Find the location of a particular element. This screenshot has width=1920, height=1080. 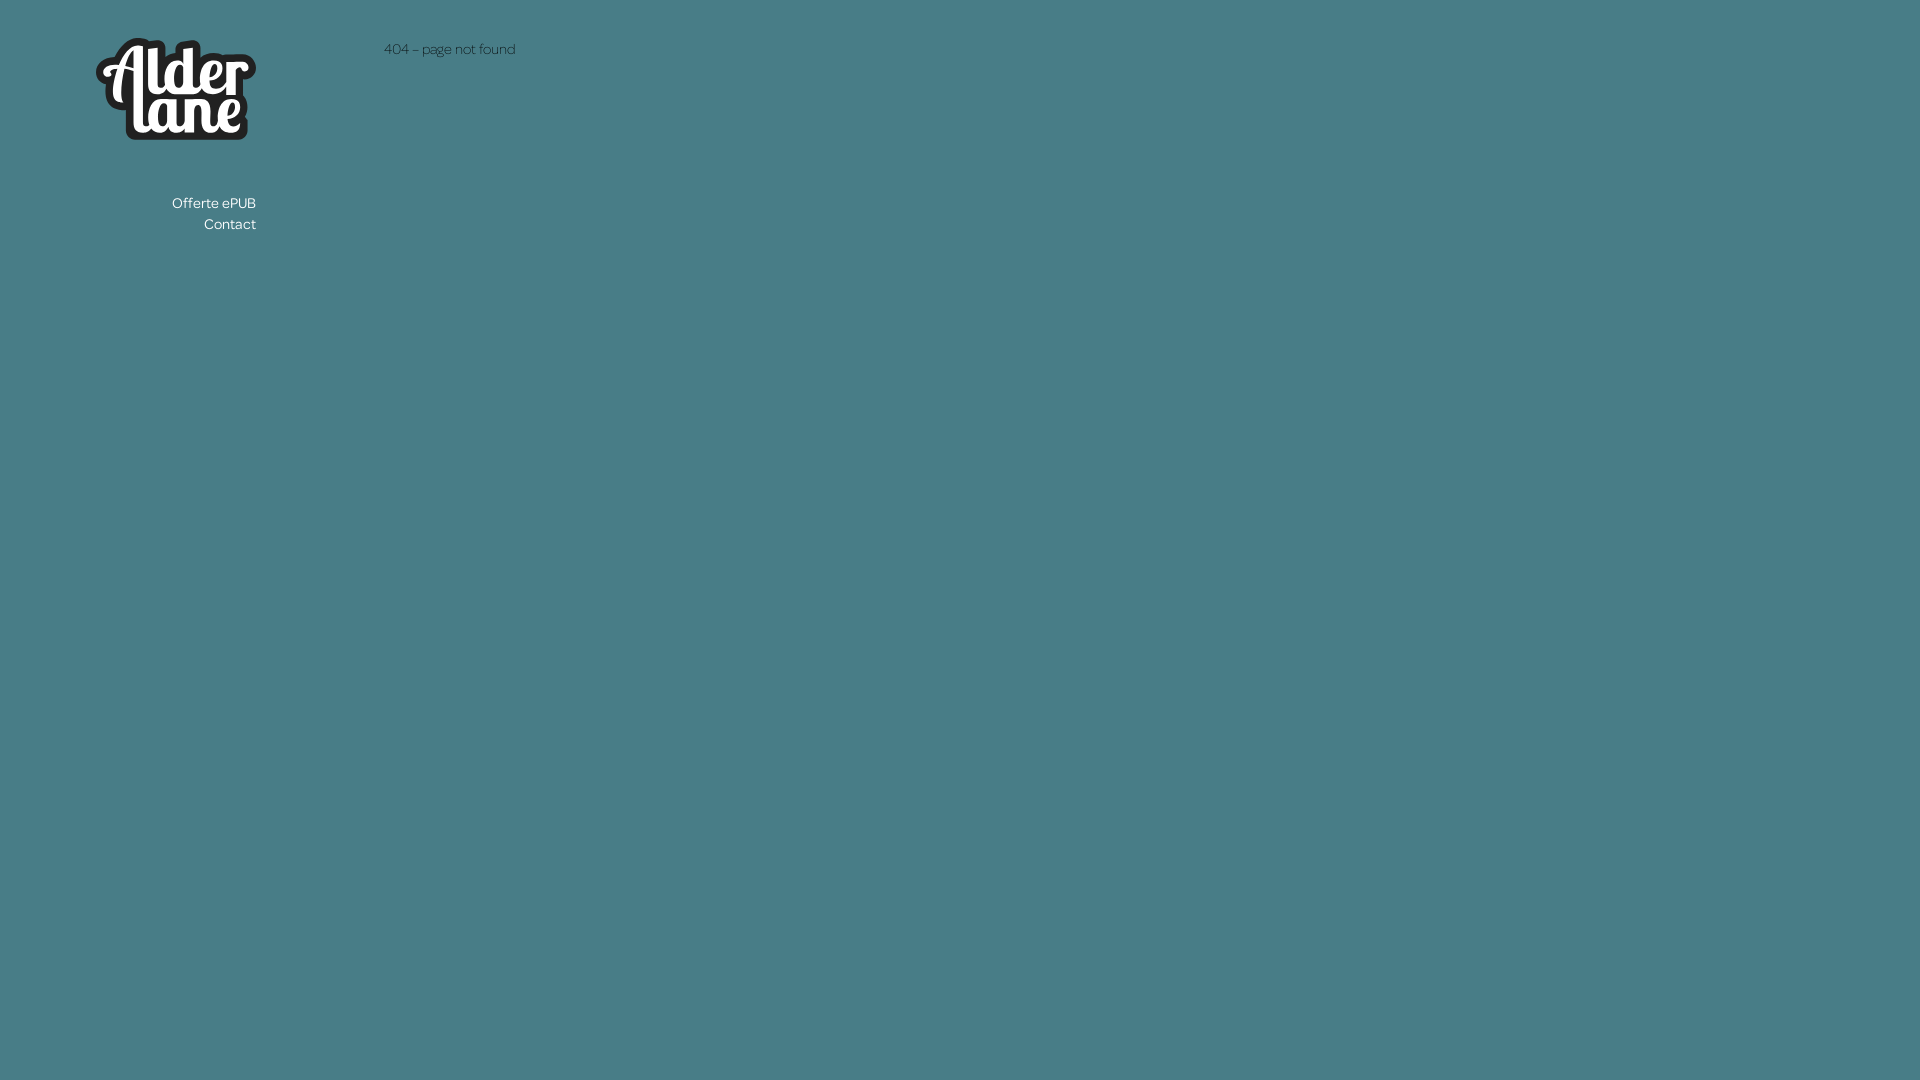

'Contact' is located at coordinates (230, 223).